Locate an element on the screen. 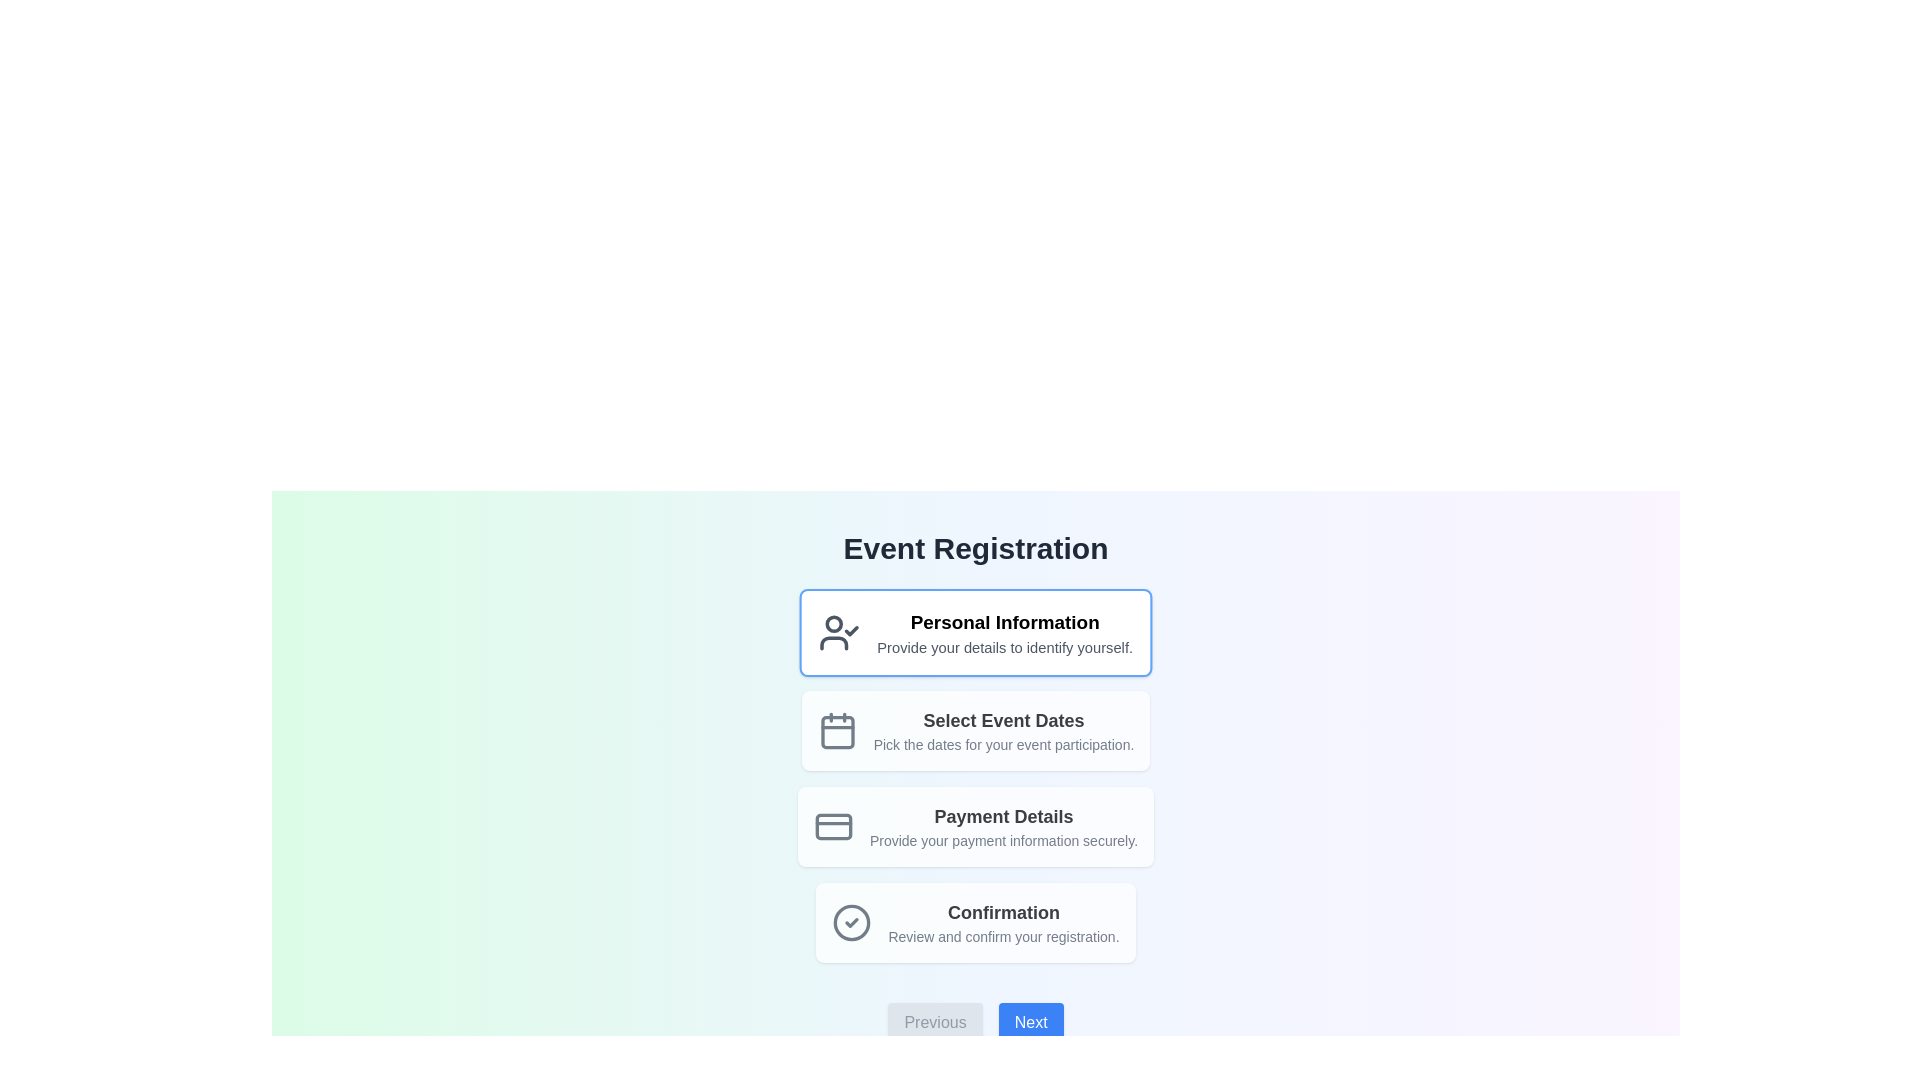 This screenshot has width=1920, height=1080. the text header labeled 'Event Registration' which is styled with a bolded, large font and dark gray color, located at the top center of the interface above event registration-related steps is located at coordinates (975, 548).